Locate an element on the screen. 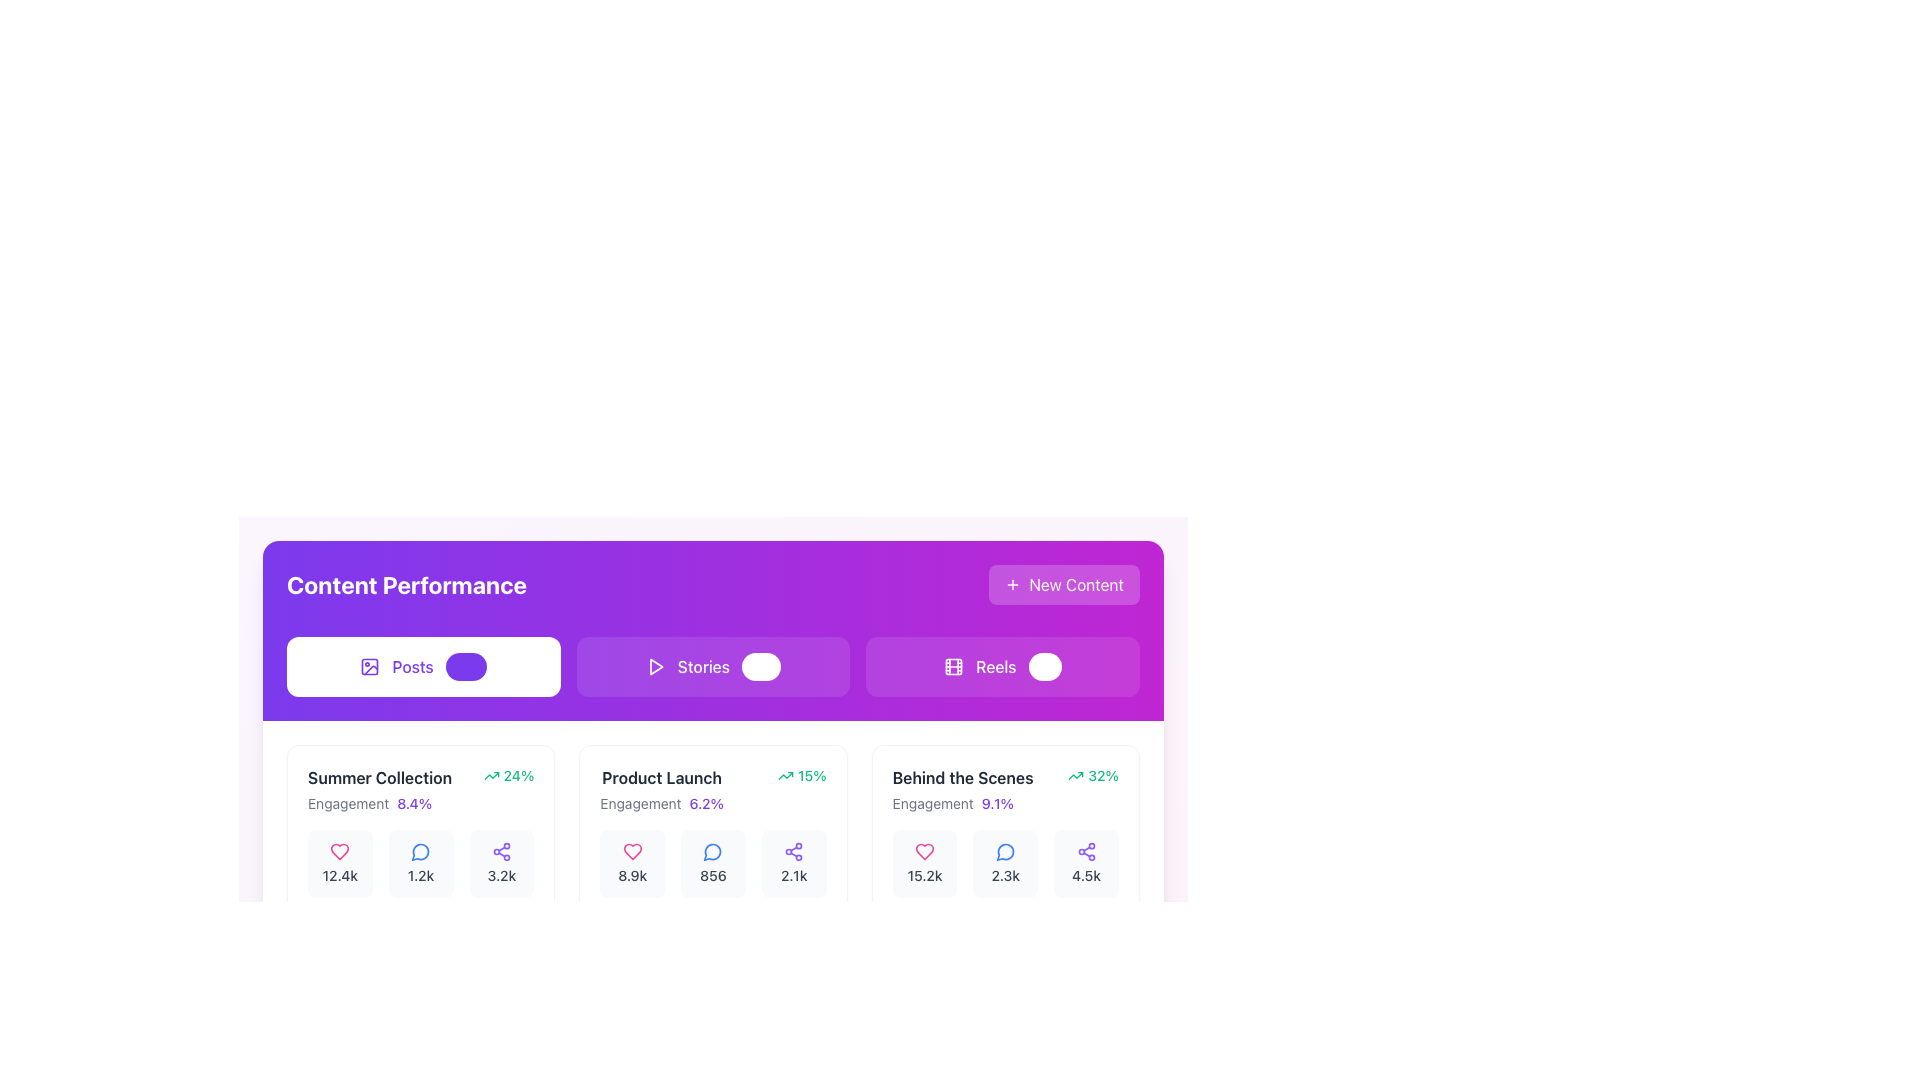  count displayed on the informational card with a blue speech bubble icon in the 'Product Launch' section under 'Content Performance', specifically the middle of three stats under the 'Engagement' subheading is located at coordinates (713, 863).